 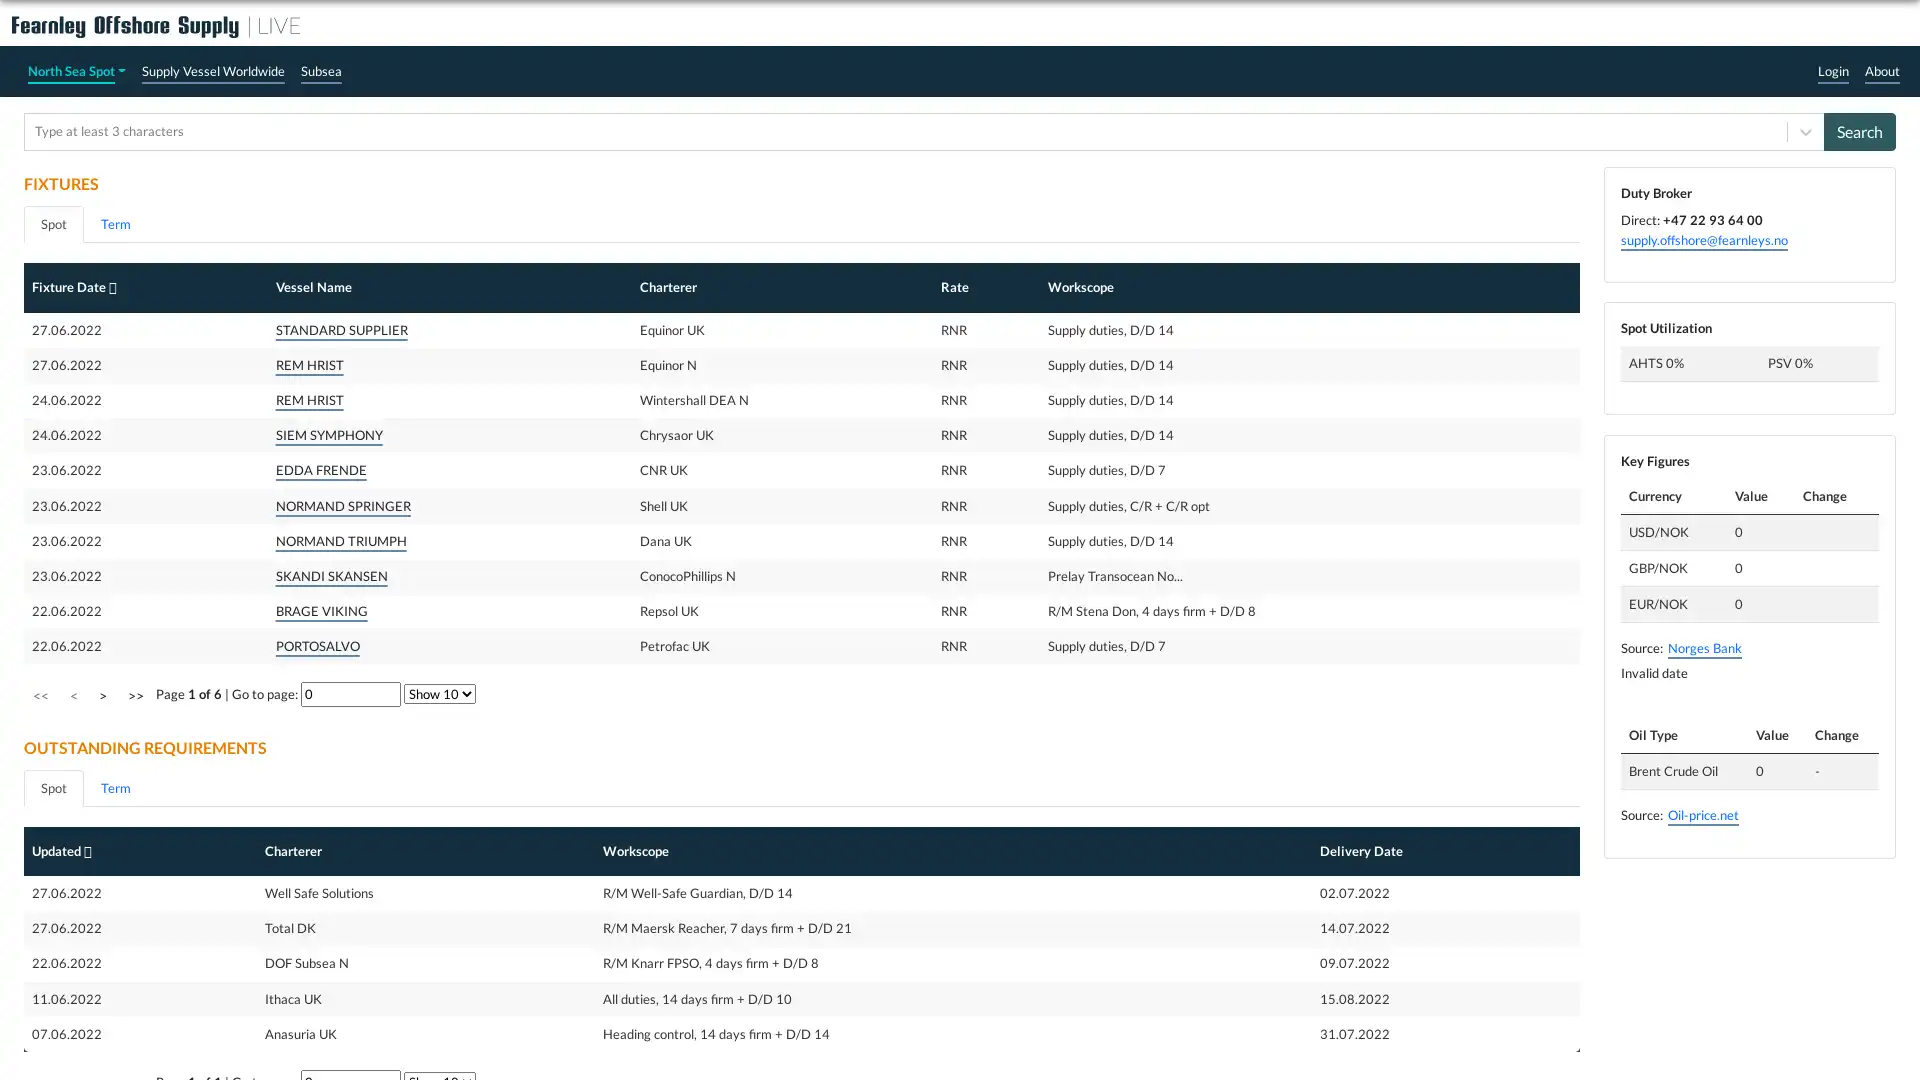 What do you see at coordinates (41, 694) in the screenshot?
I see `<<` at bounding box center [41, 694].